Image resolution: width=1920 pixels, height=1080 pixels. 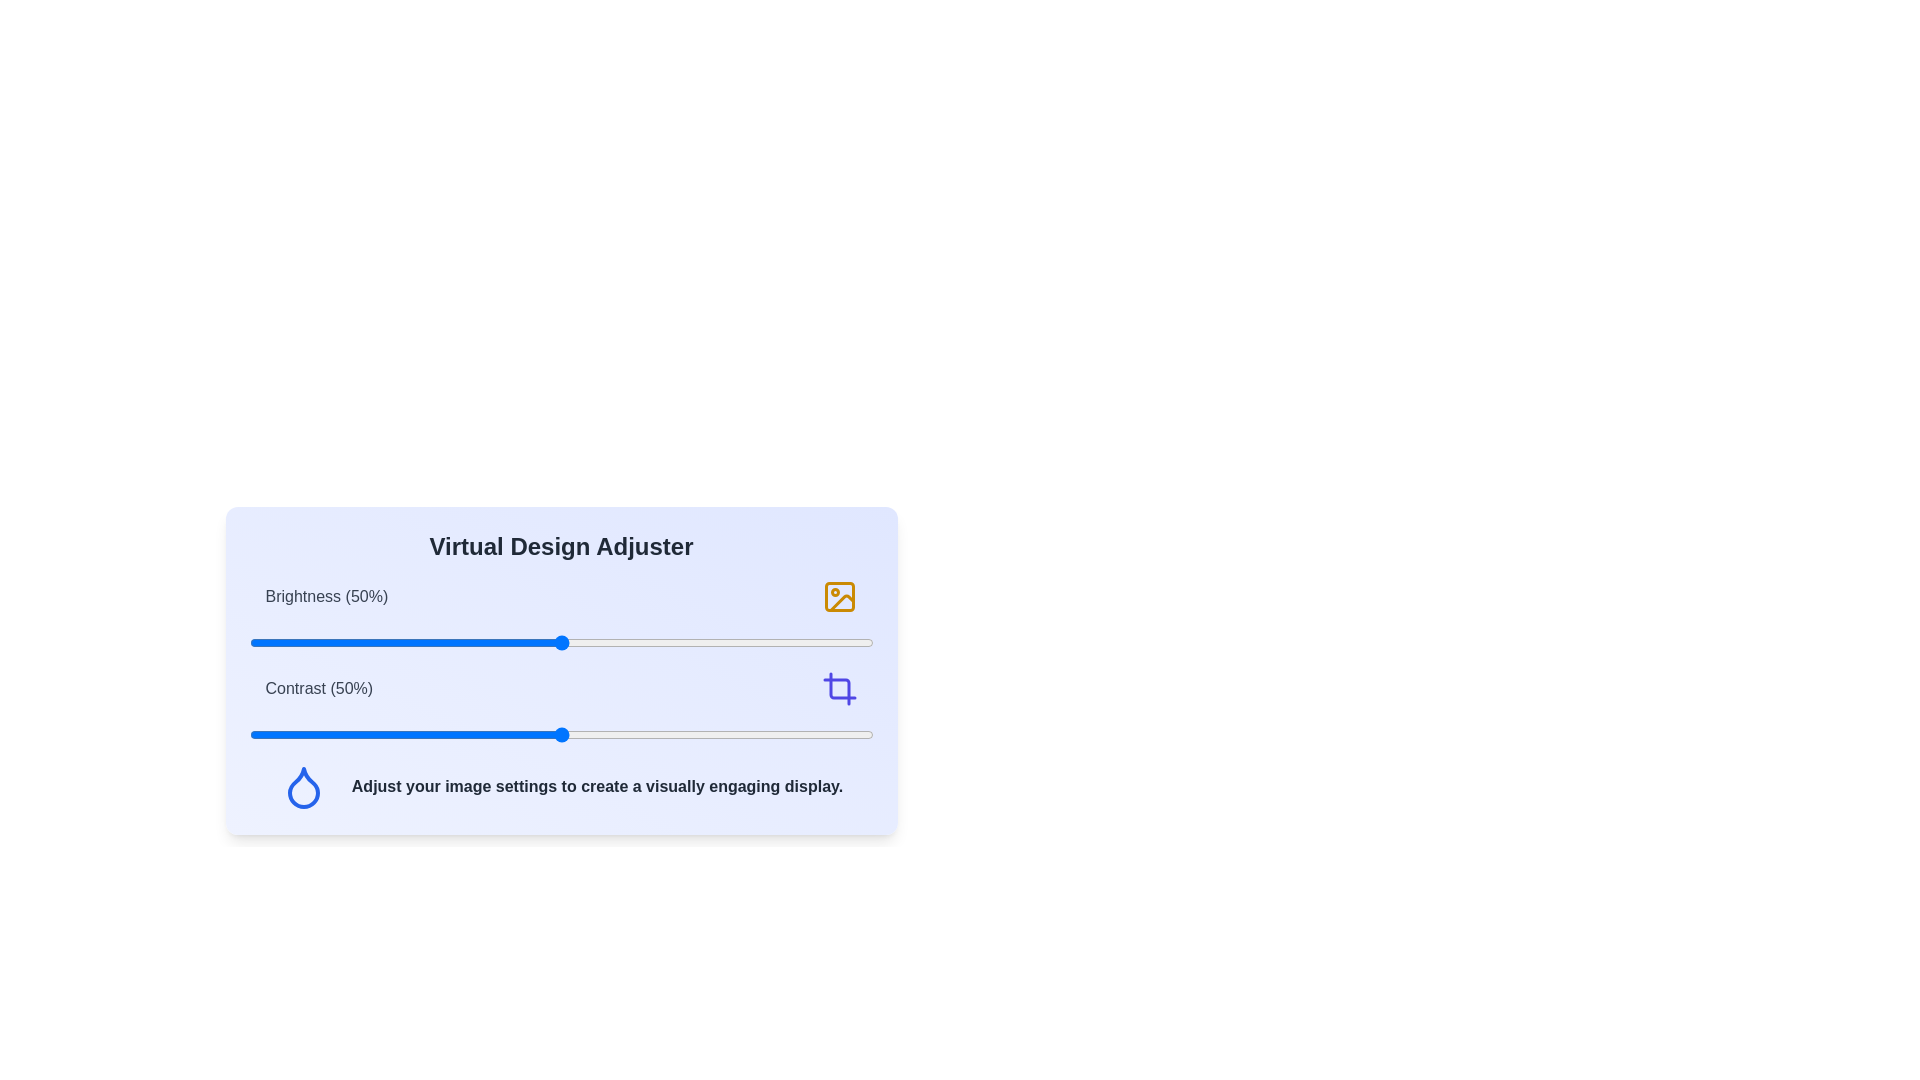 What do you see at coordinates (386, 643) in the screenshot?
I see `the brightness slider to 22%` at bounding box center [386, 643].